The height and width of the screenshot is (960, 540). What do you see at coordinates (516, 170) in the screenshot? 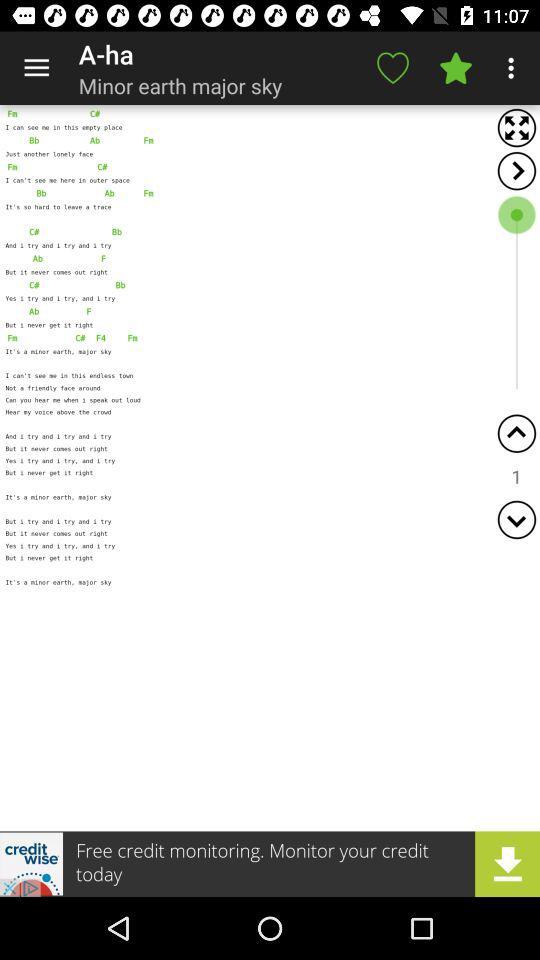
I see `next` at bounding box center [516, 170].